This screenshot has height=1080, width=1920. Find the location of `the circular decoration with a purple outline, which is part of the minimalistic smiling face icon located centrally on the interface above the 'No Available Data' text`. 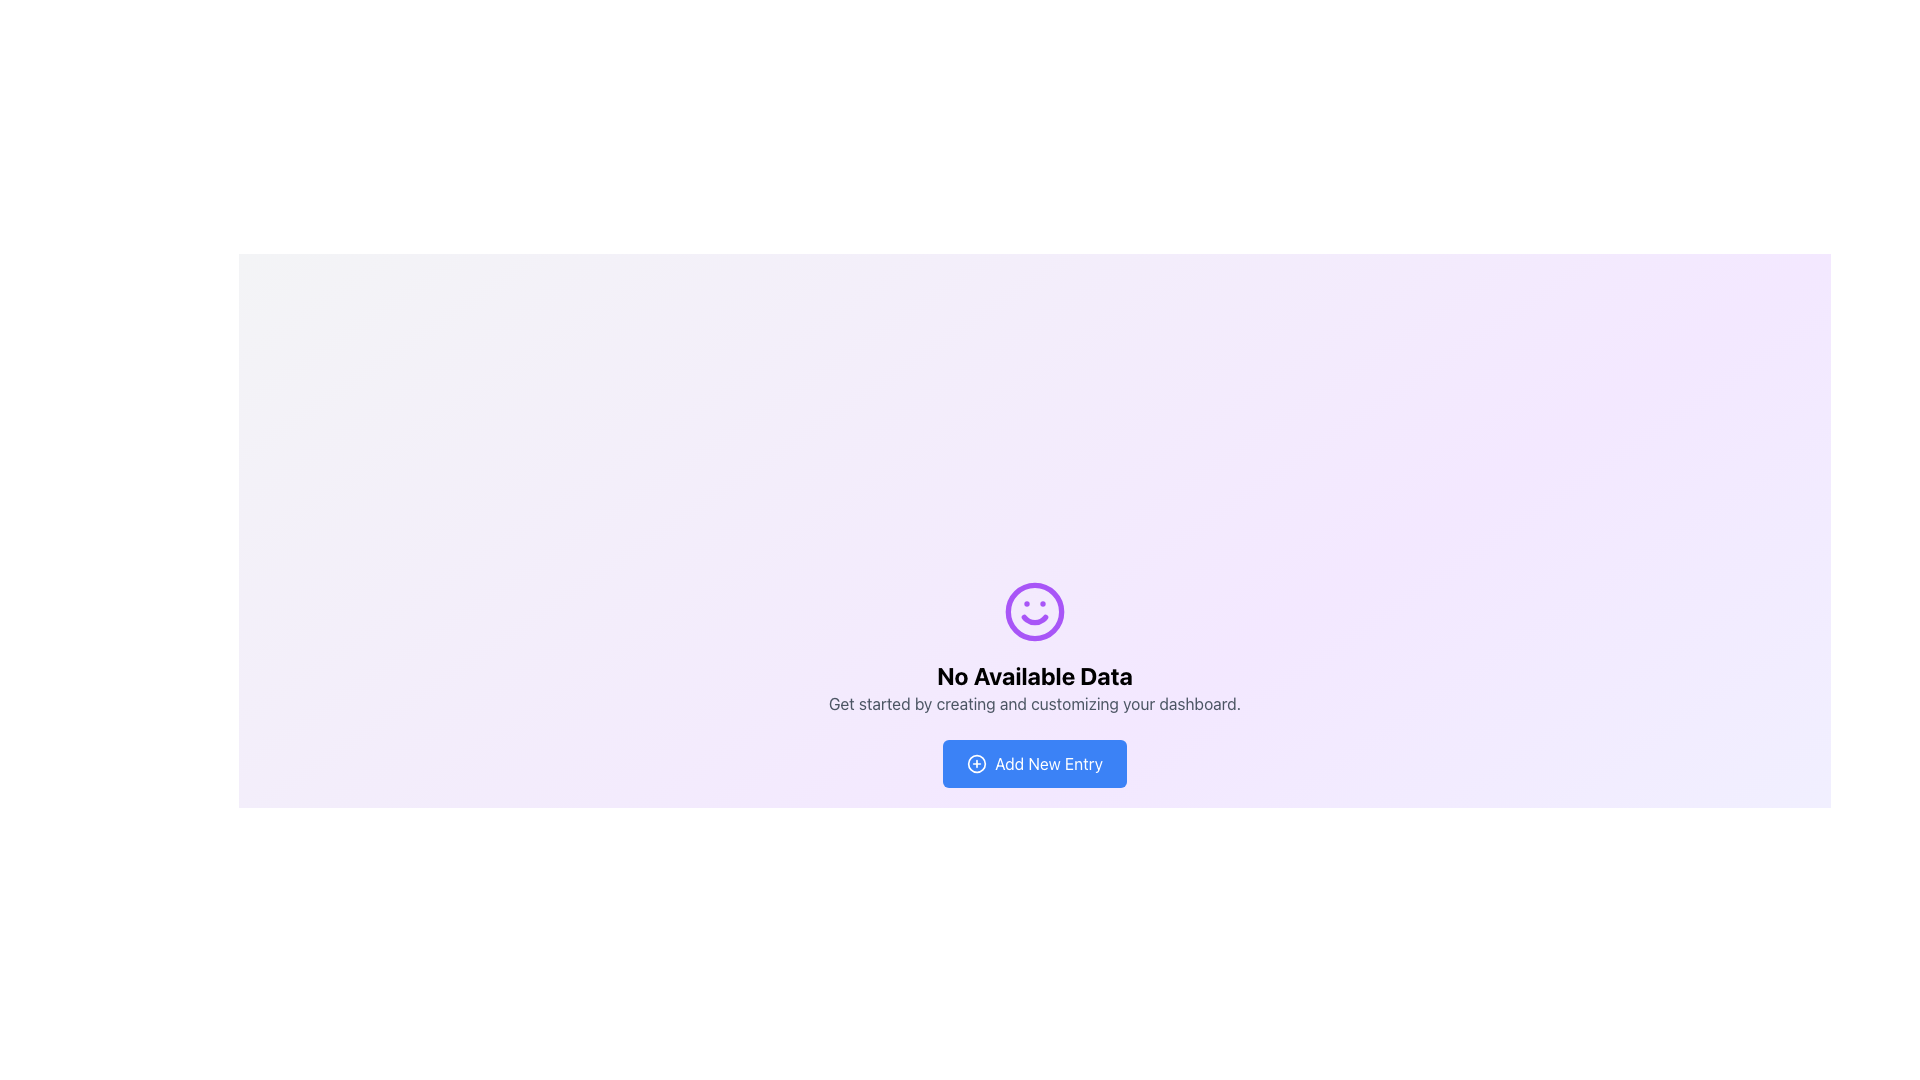

the circular decoration with a purple outline, which is part of the minimalistic smiling face icon located centrally on the interface above the 'No Available Data' text is located at coordinates (1035, 611).